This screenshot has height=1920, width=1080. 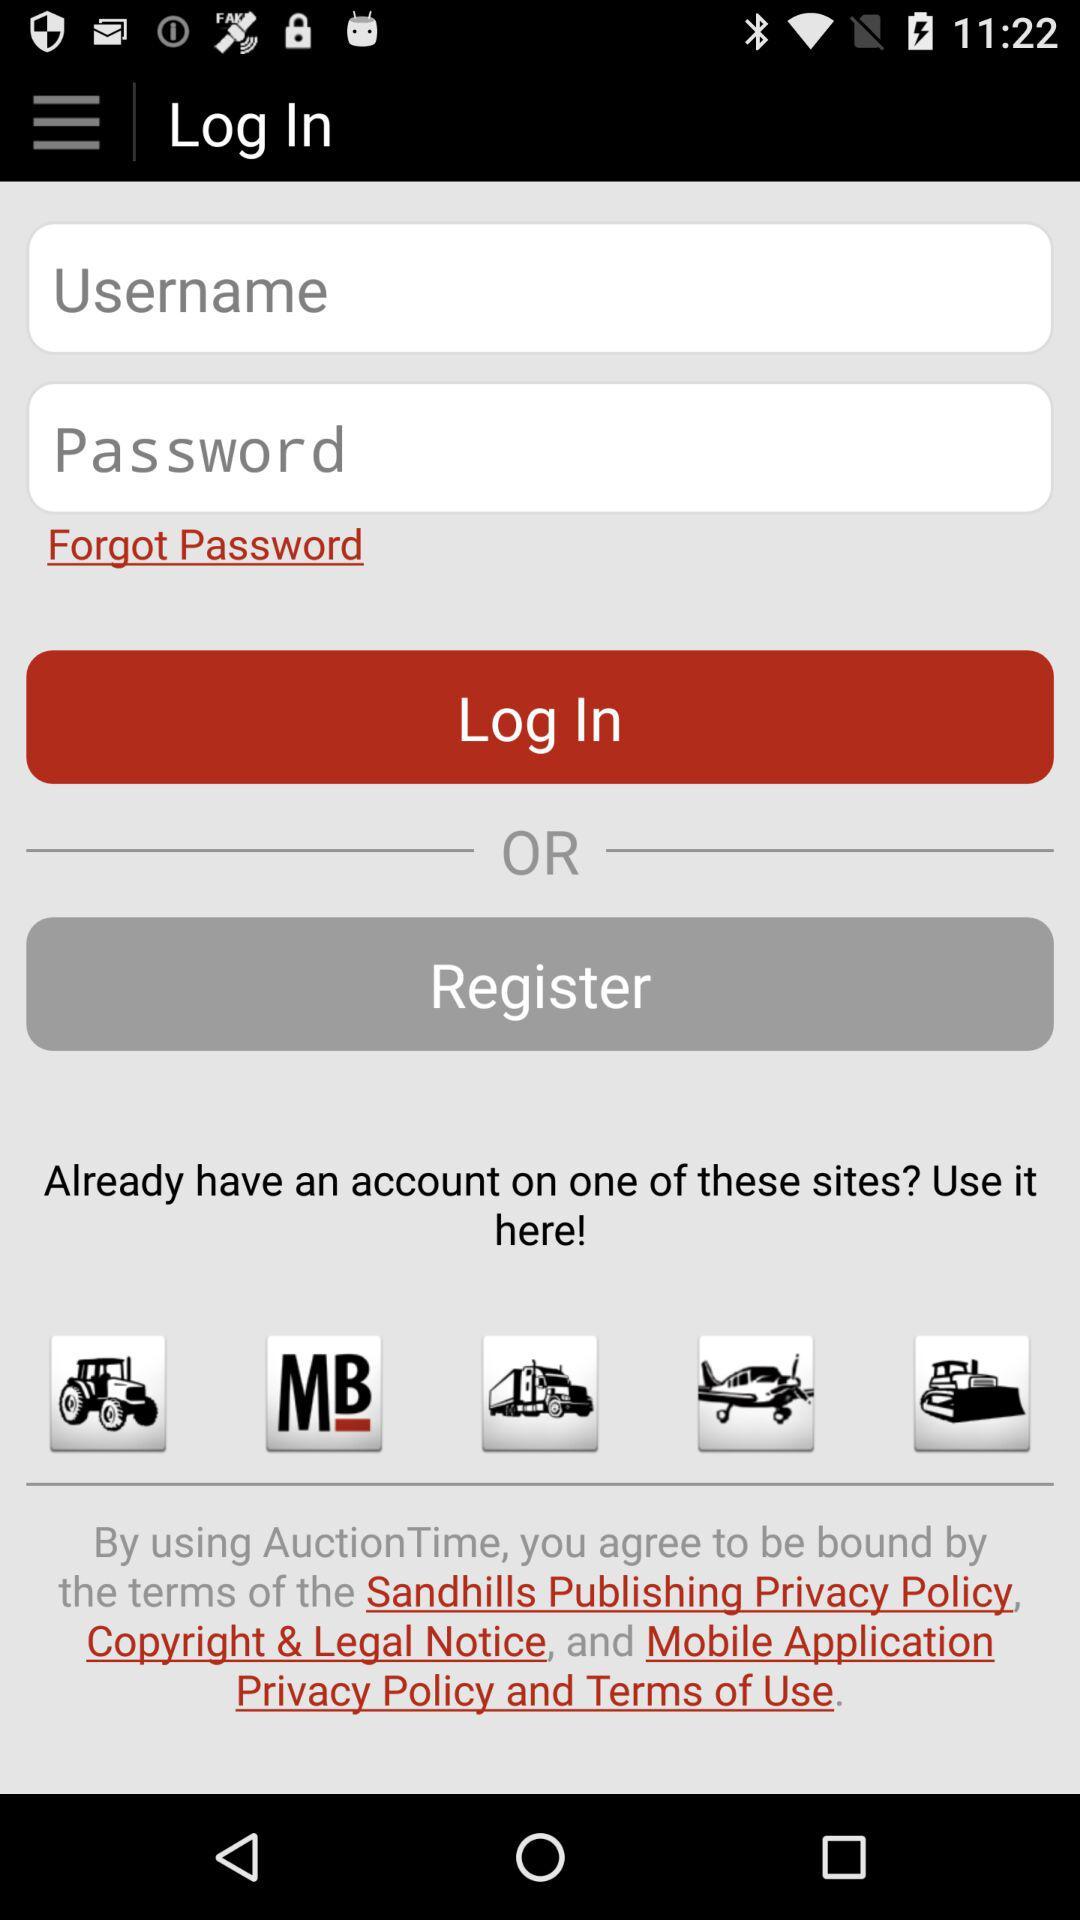 What do you see at coordinates (205, 542) in the screenshot?
I see `the item above log in button` at bounding box center [205, 542].